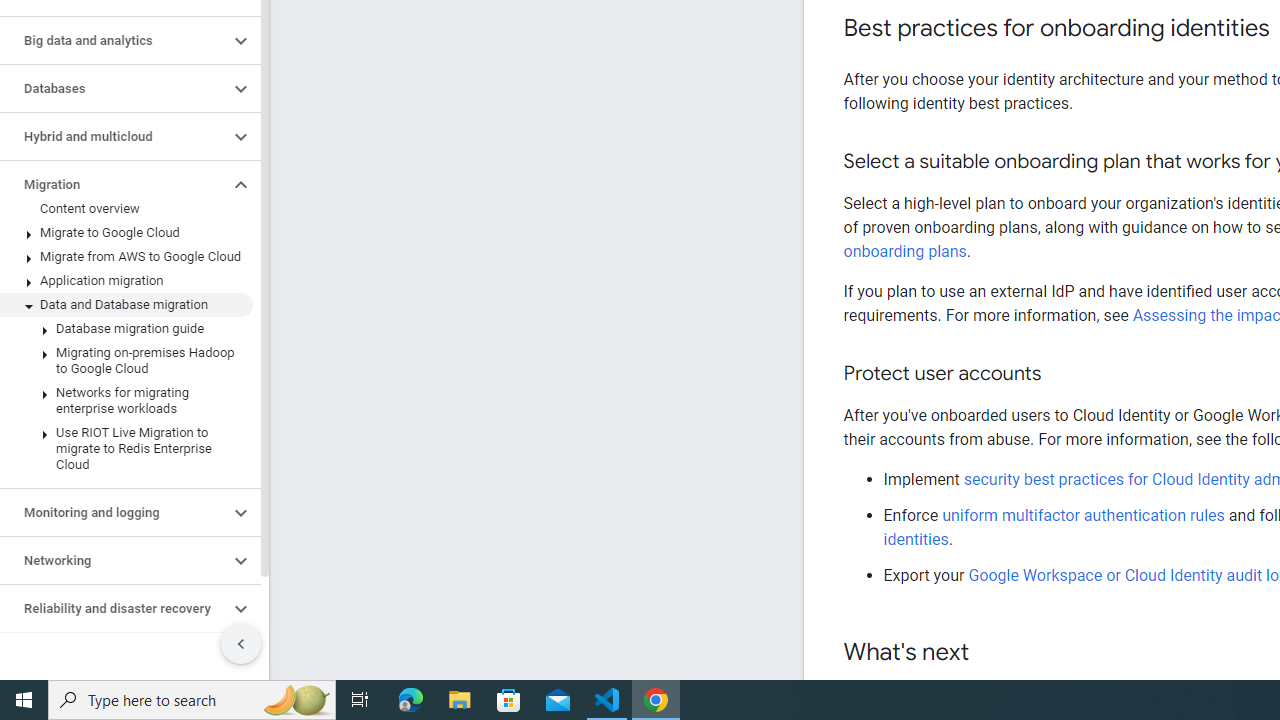 The height and width of the screenshot is (720, 1280). I want to click on 'Networking', so click(113, 560).